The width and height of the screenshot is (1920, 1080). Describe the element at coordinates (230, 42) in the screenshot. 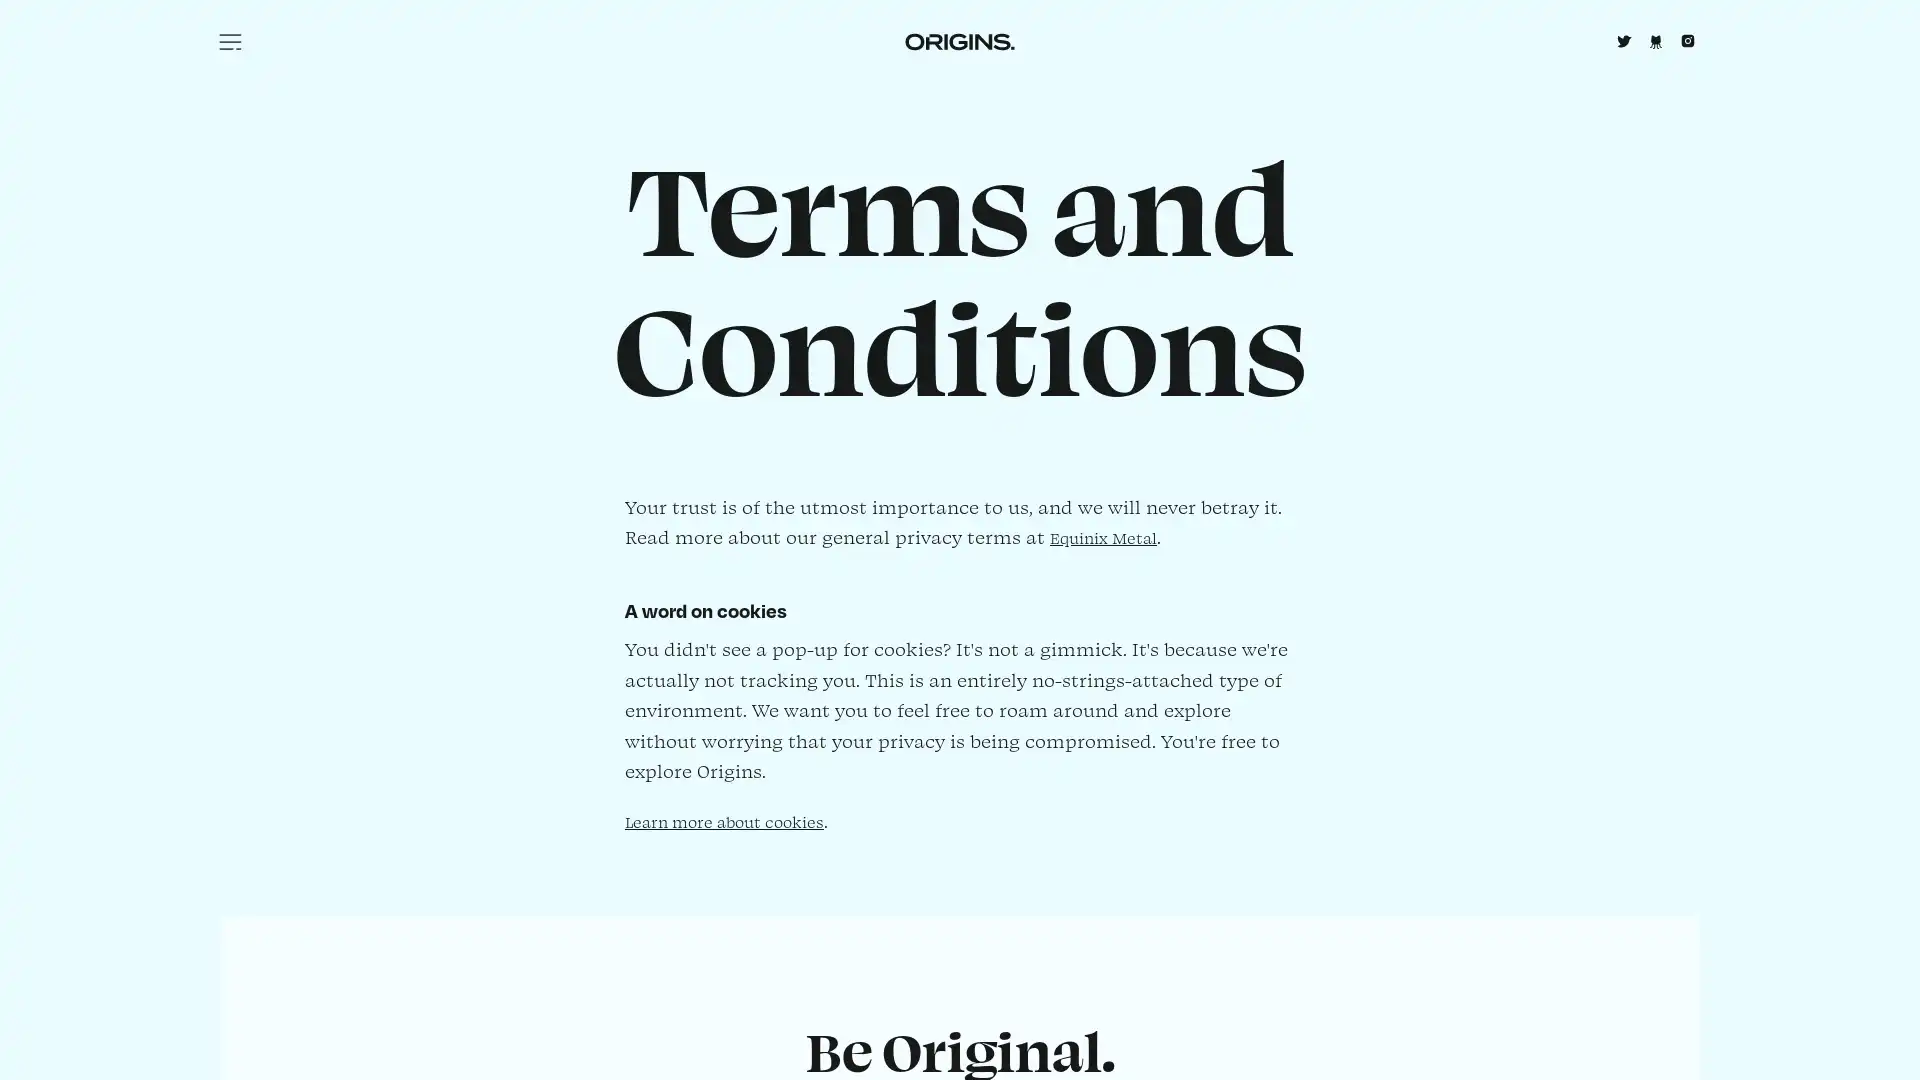

I see `Menu icon` at that location.